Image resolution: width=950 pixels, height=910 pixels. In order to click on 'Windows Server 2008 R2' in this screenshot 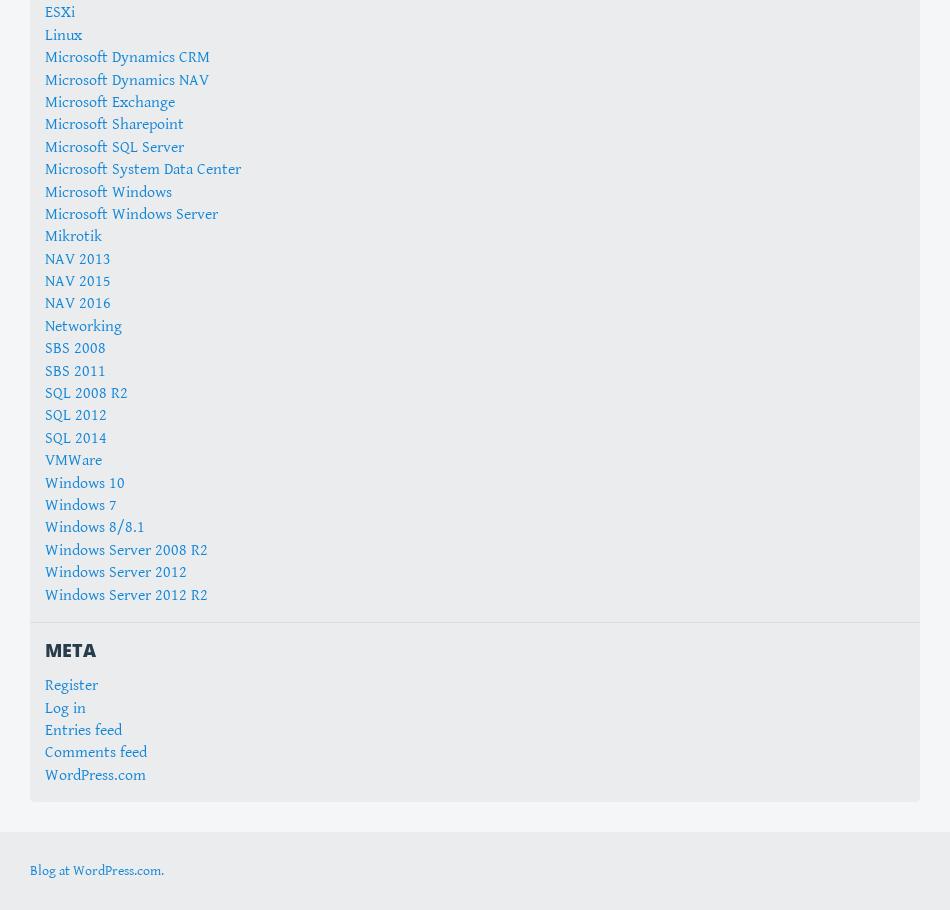, I will do `click(126, 548)`.